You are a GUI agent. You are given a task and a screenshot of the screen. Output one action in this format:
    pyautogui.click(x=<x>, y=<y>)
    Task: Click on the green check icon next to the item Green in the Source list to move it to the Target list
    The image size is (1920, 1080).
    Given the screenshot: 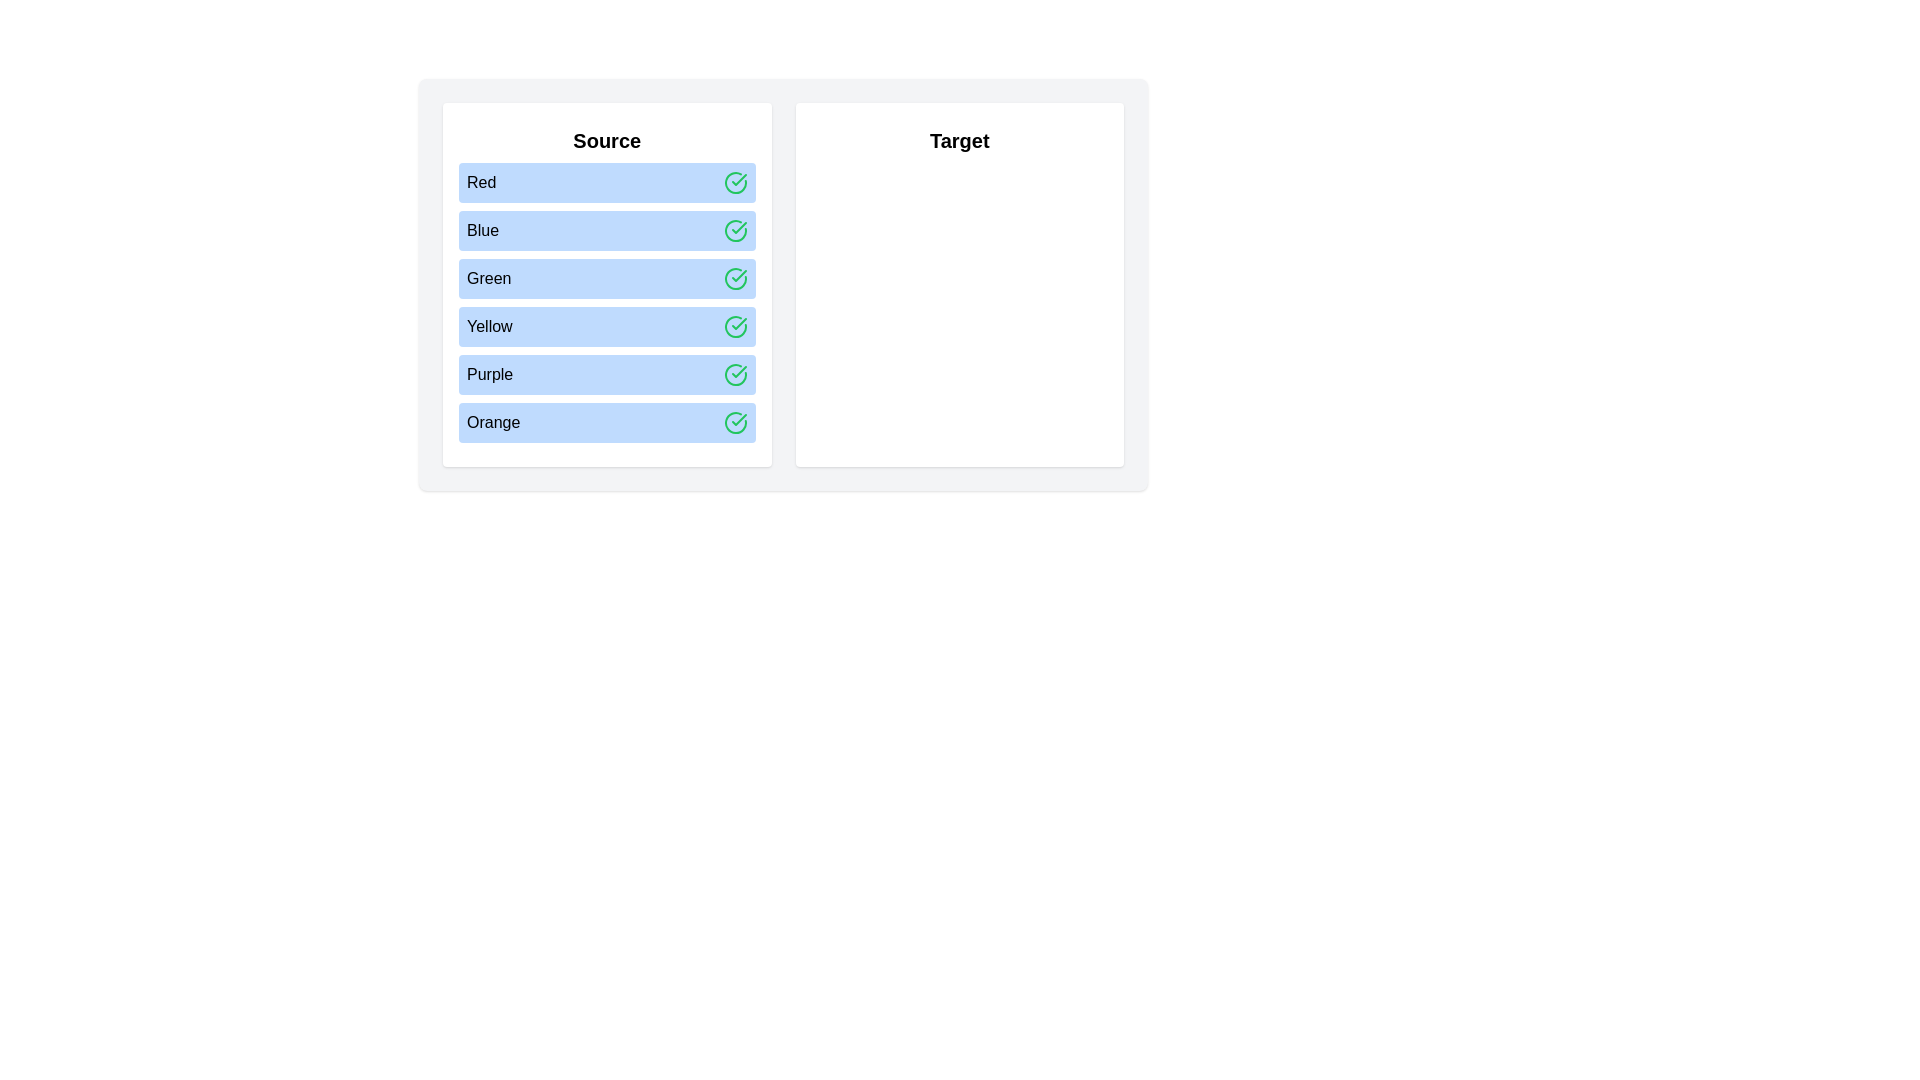 What is the action you would take?
    pyautogui.click(x=734, y=278)
    